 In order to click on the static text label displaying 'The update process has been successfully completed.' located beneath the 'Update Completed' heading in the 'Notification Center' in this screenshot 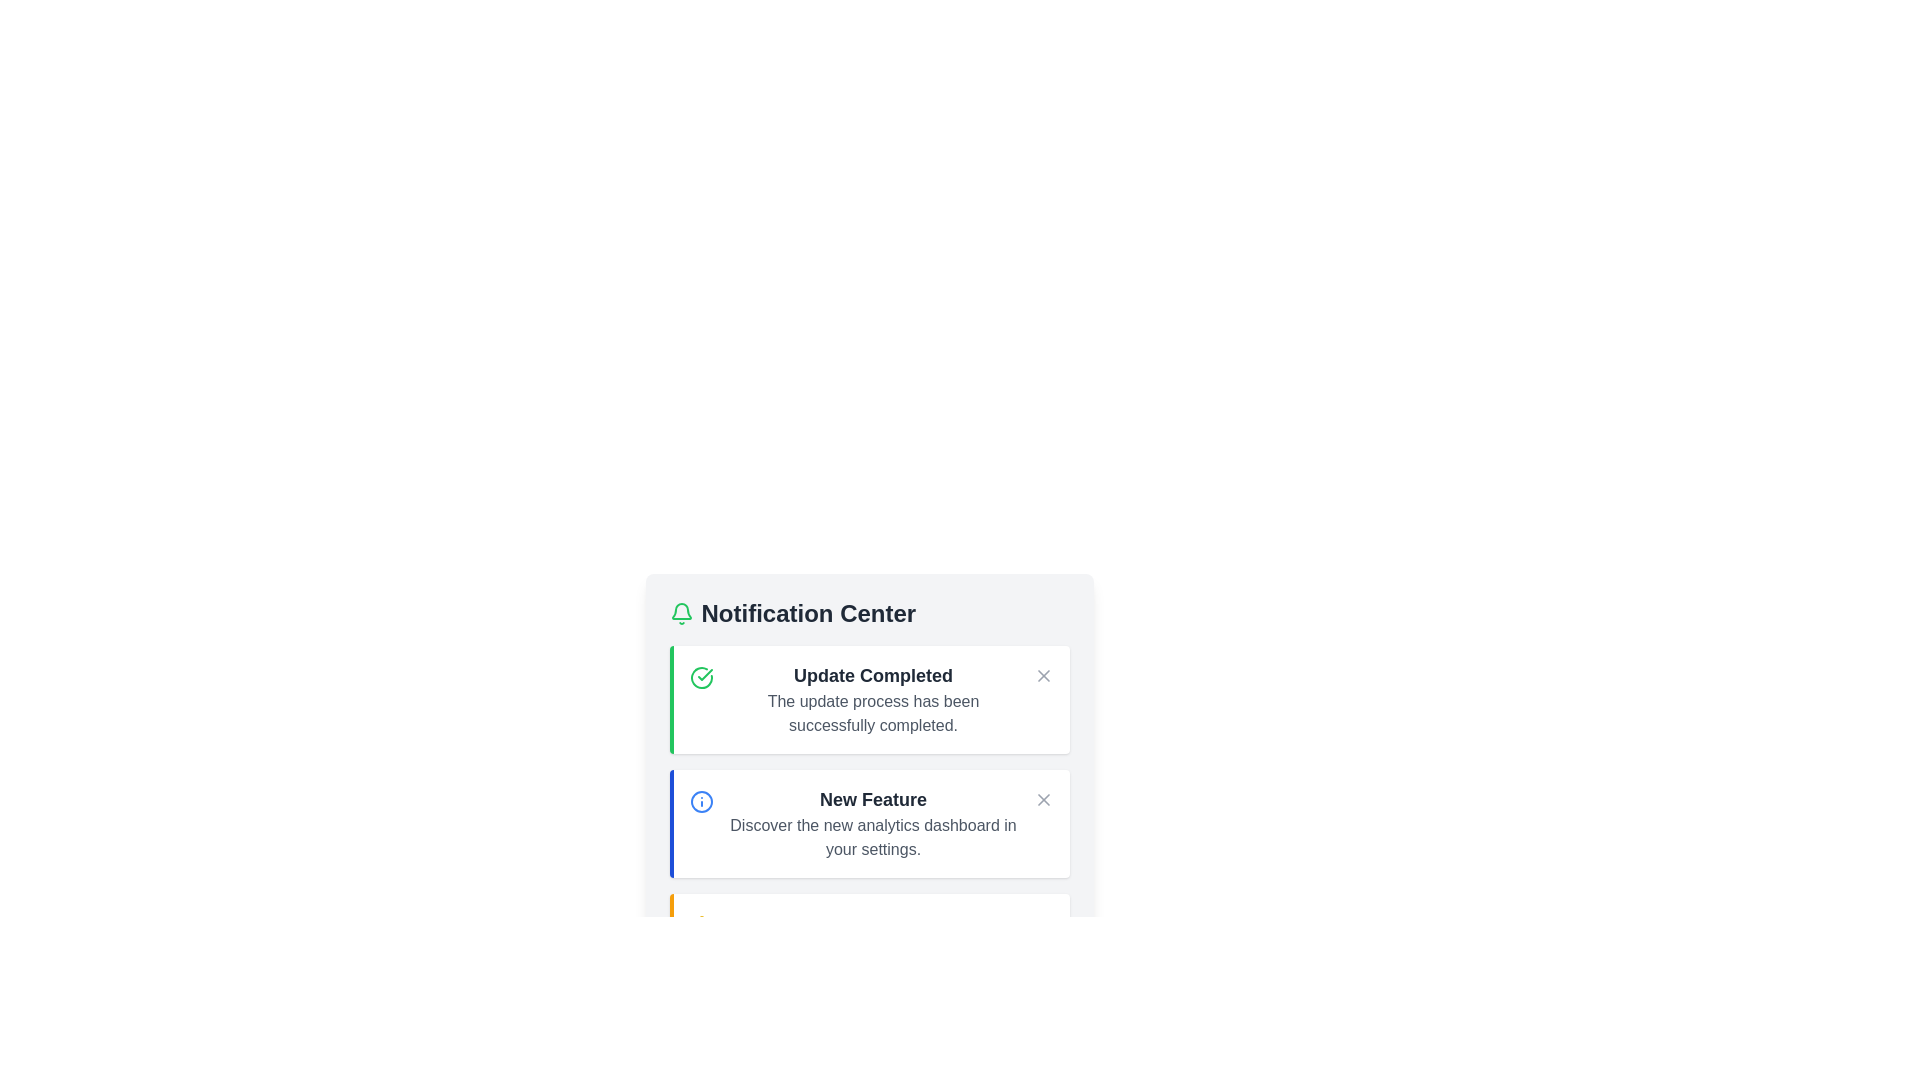, I will do `click(873, 712)`.